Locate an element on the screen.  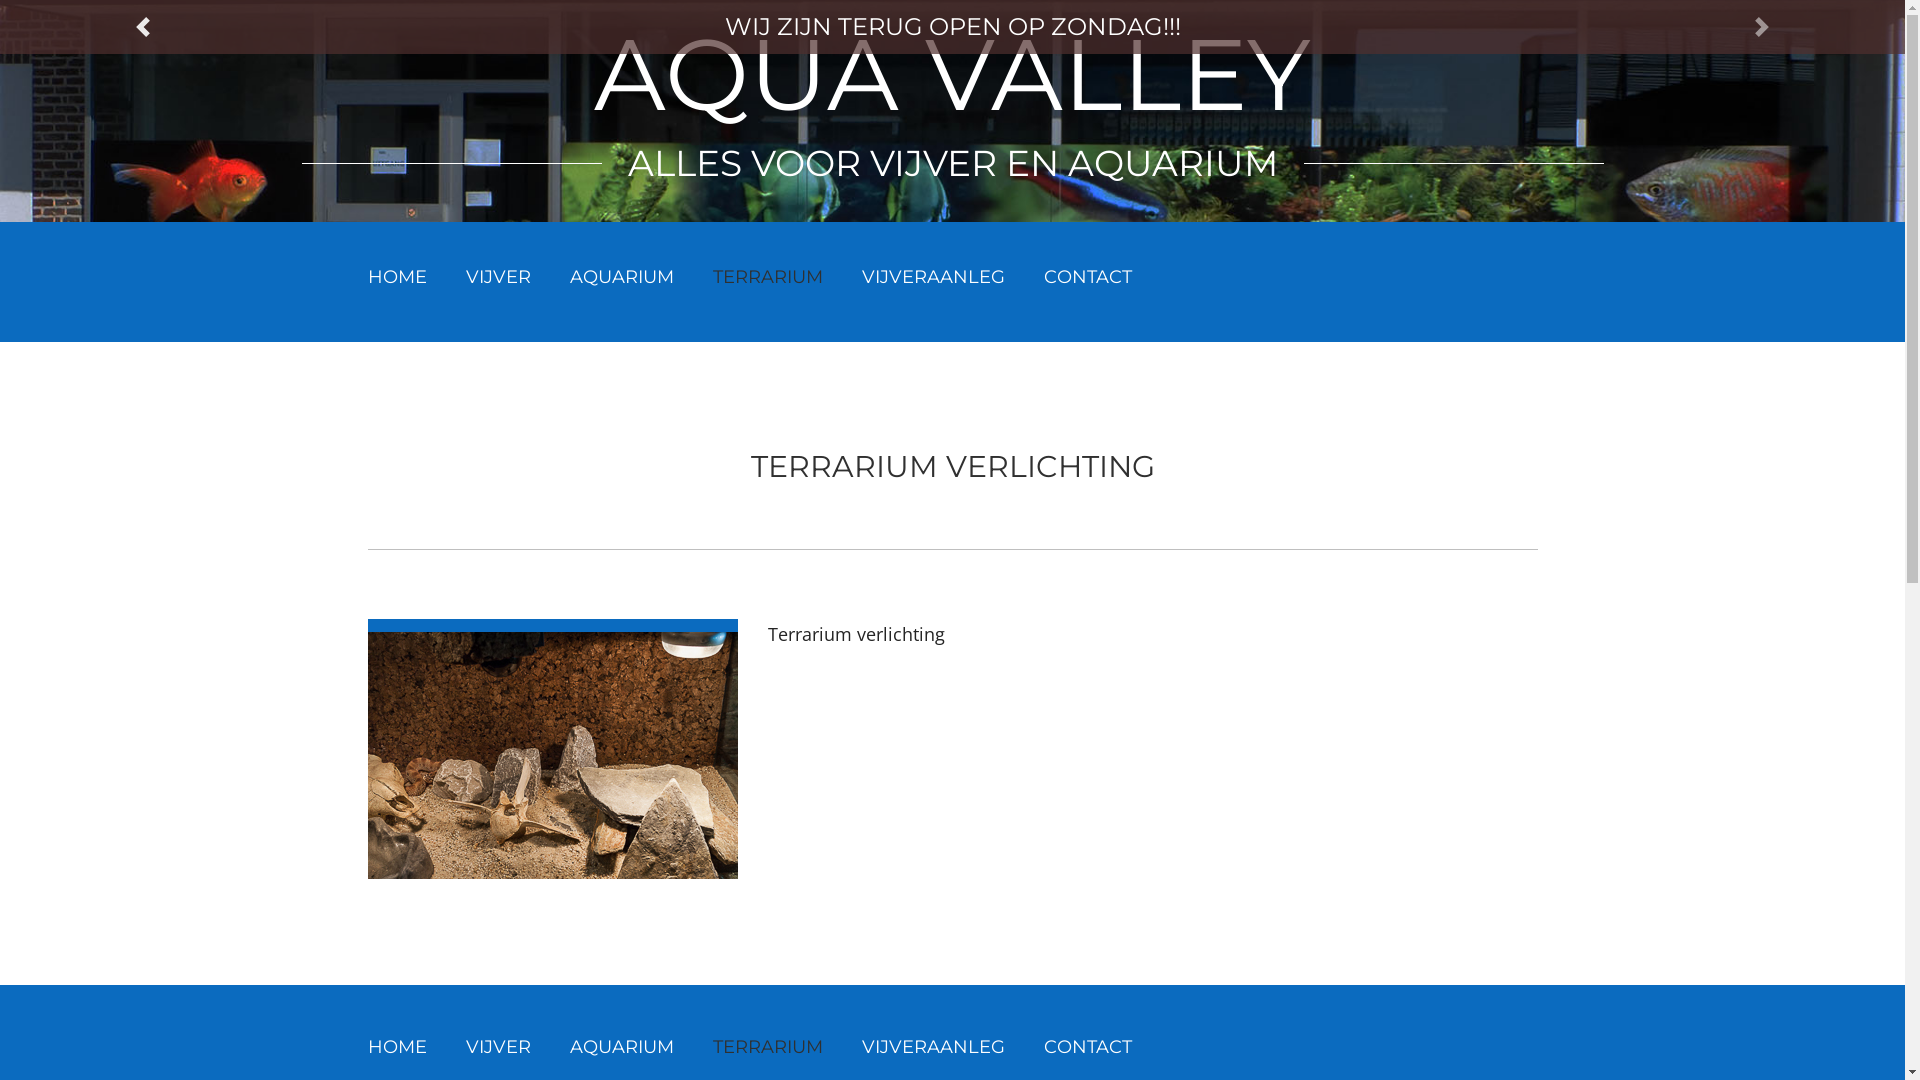
'PREVIOUS' is located at coordinates (142, 6).